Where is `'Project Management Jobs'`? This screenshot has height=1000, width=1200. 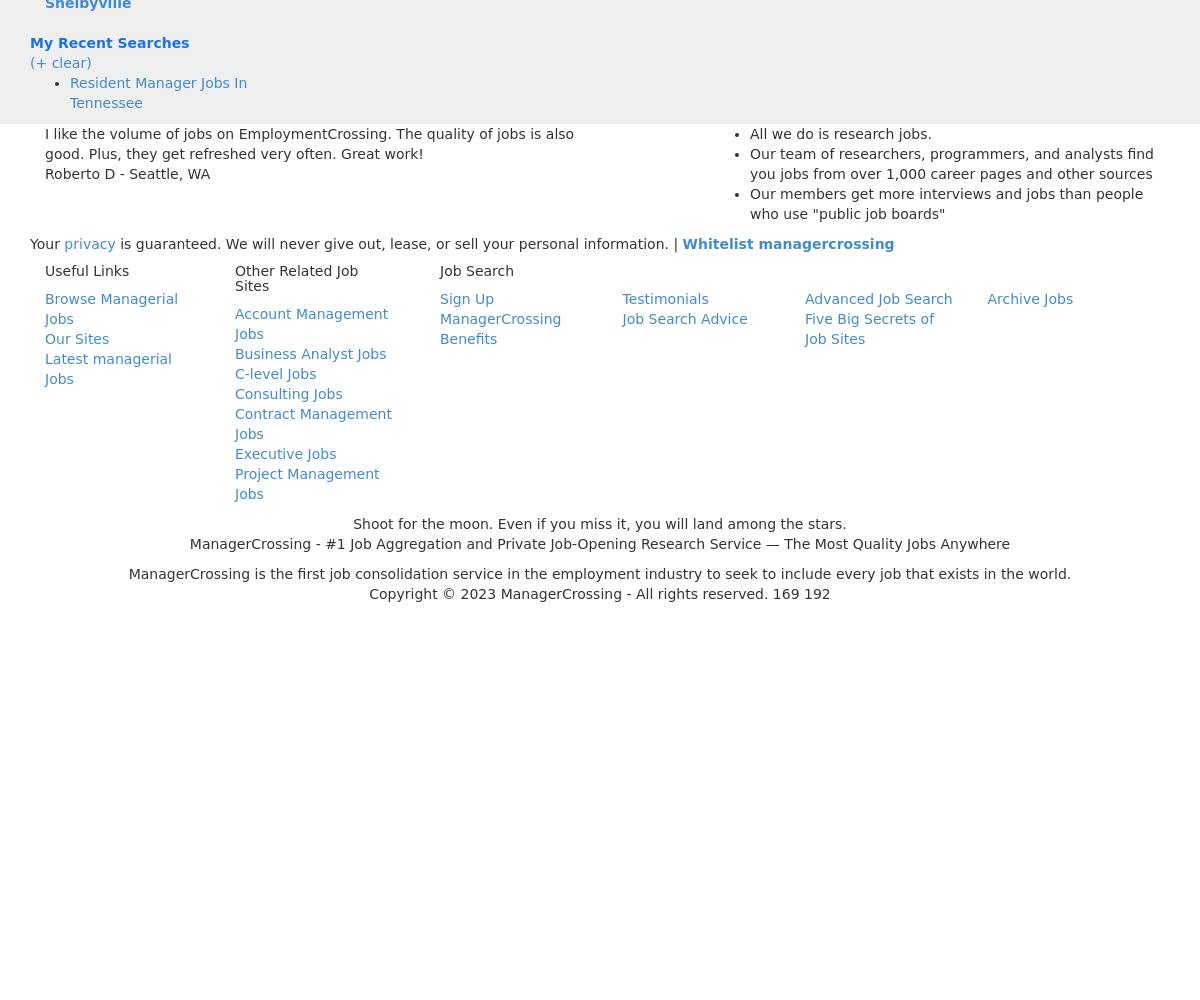
'Project Management Jobs' is located at coordinates (306, 483).